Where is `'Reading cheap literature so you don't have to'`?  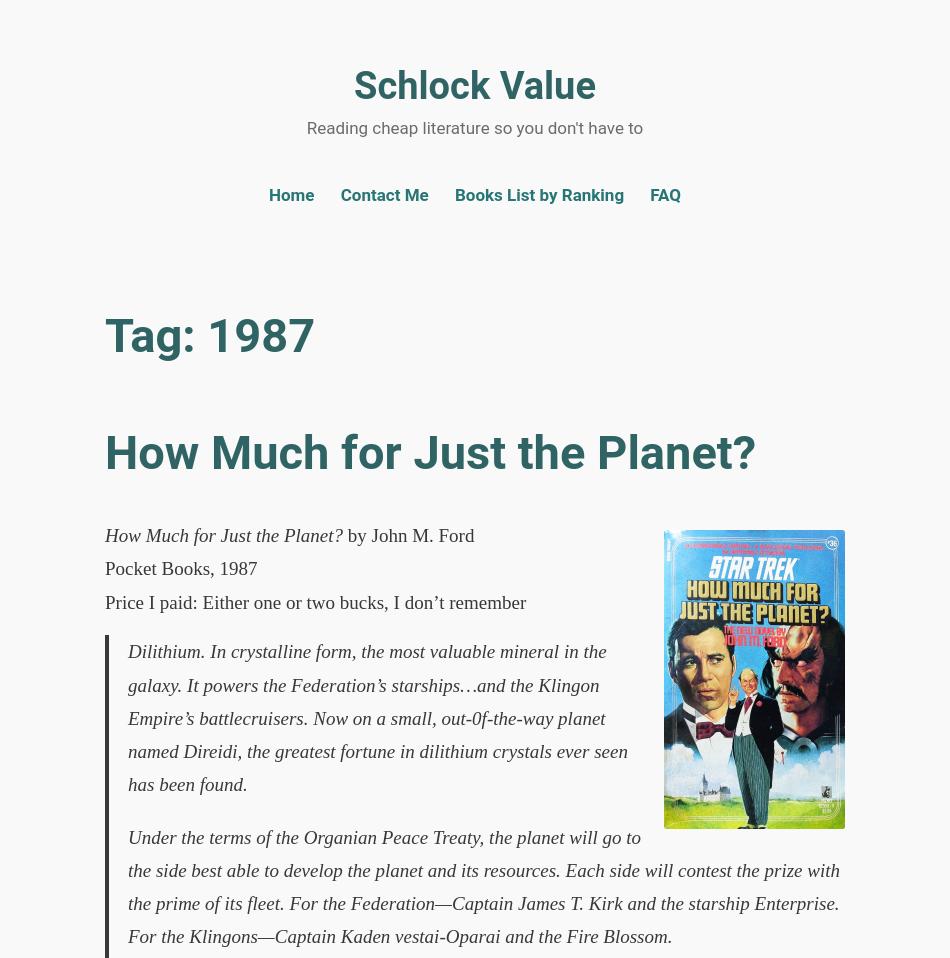
'Reading cheap literature so you don't have to' is located at coordinates (473, 127).